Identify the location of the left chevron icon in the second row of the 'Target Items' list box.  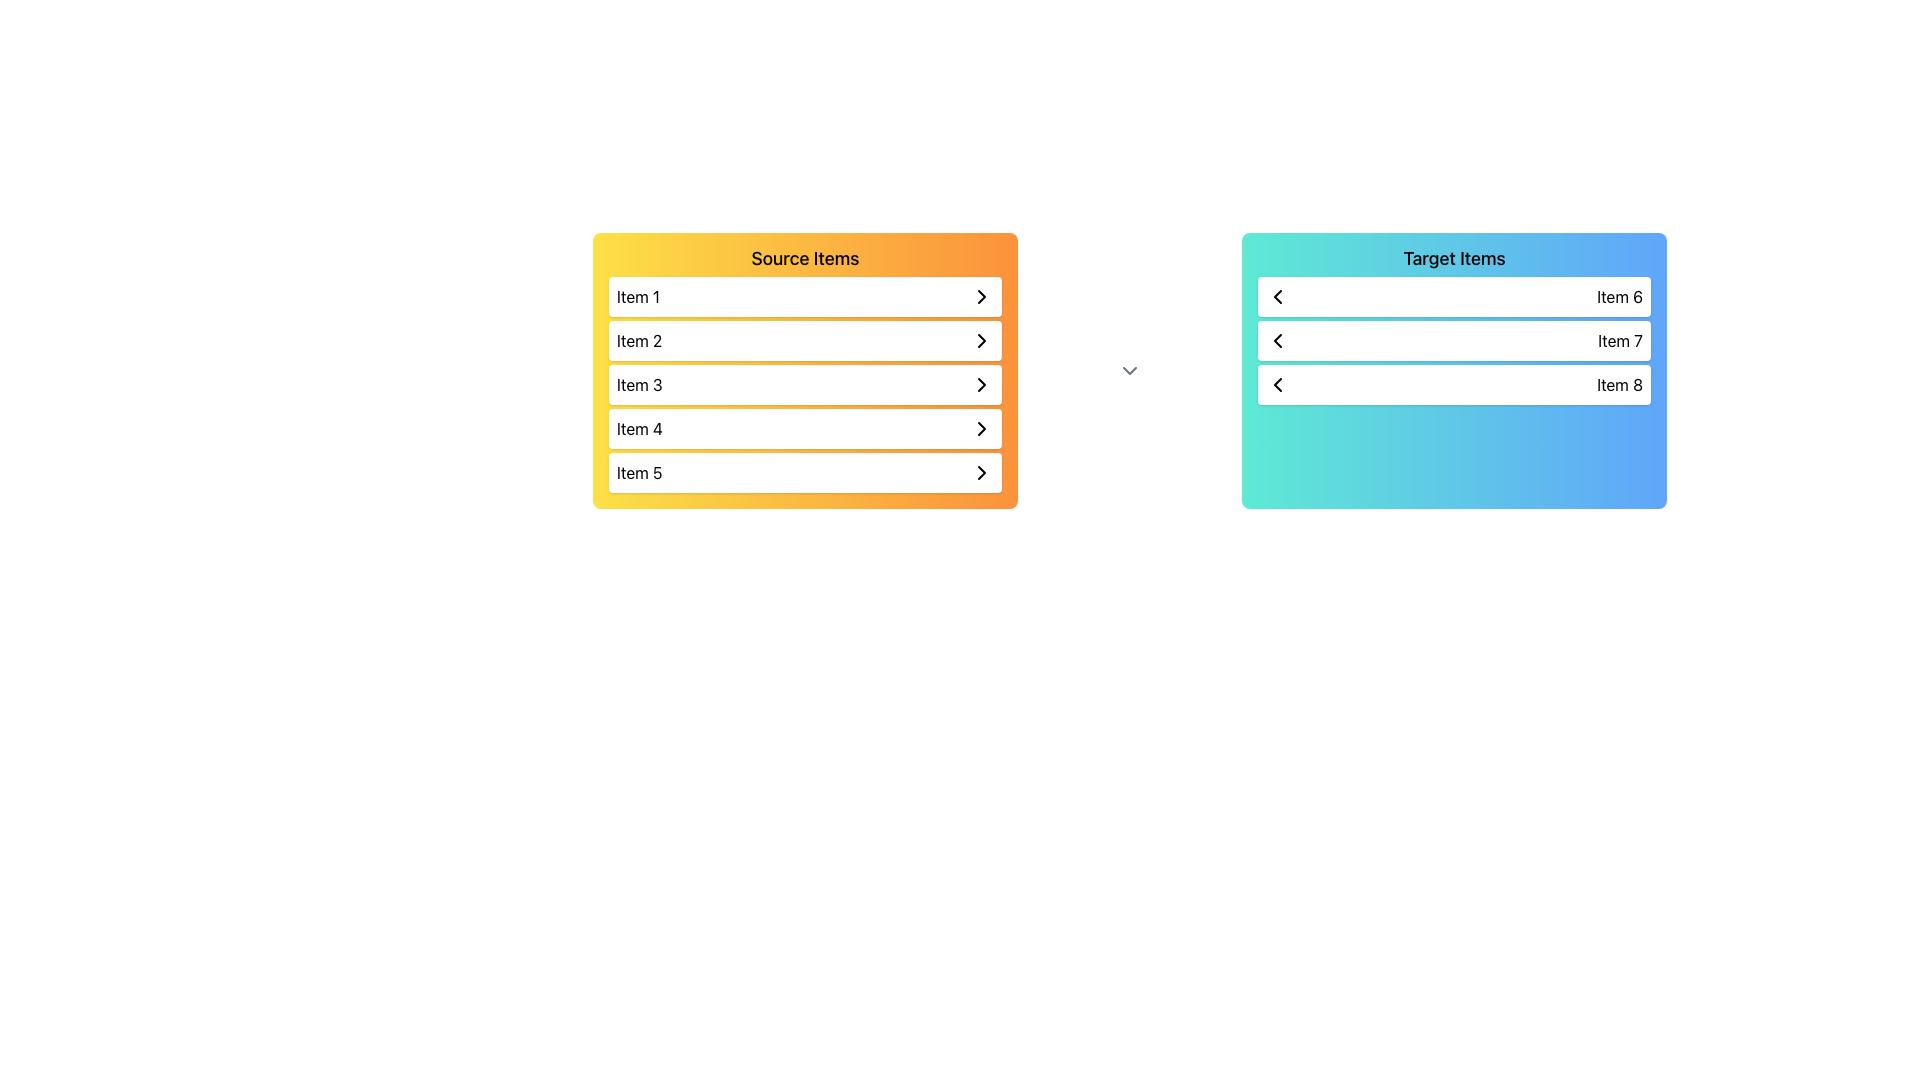
(1277, 339).